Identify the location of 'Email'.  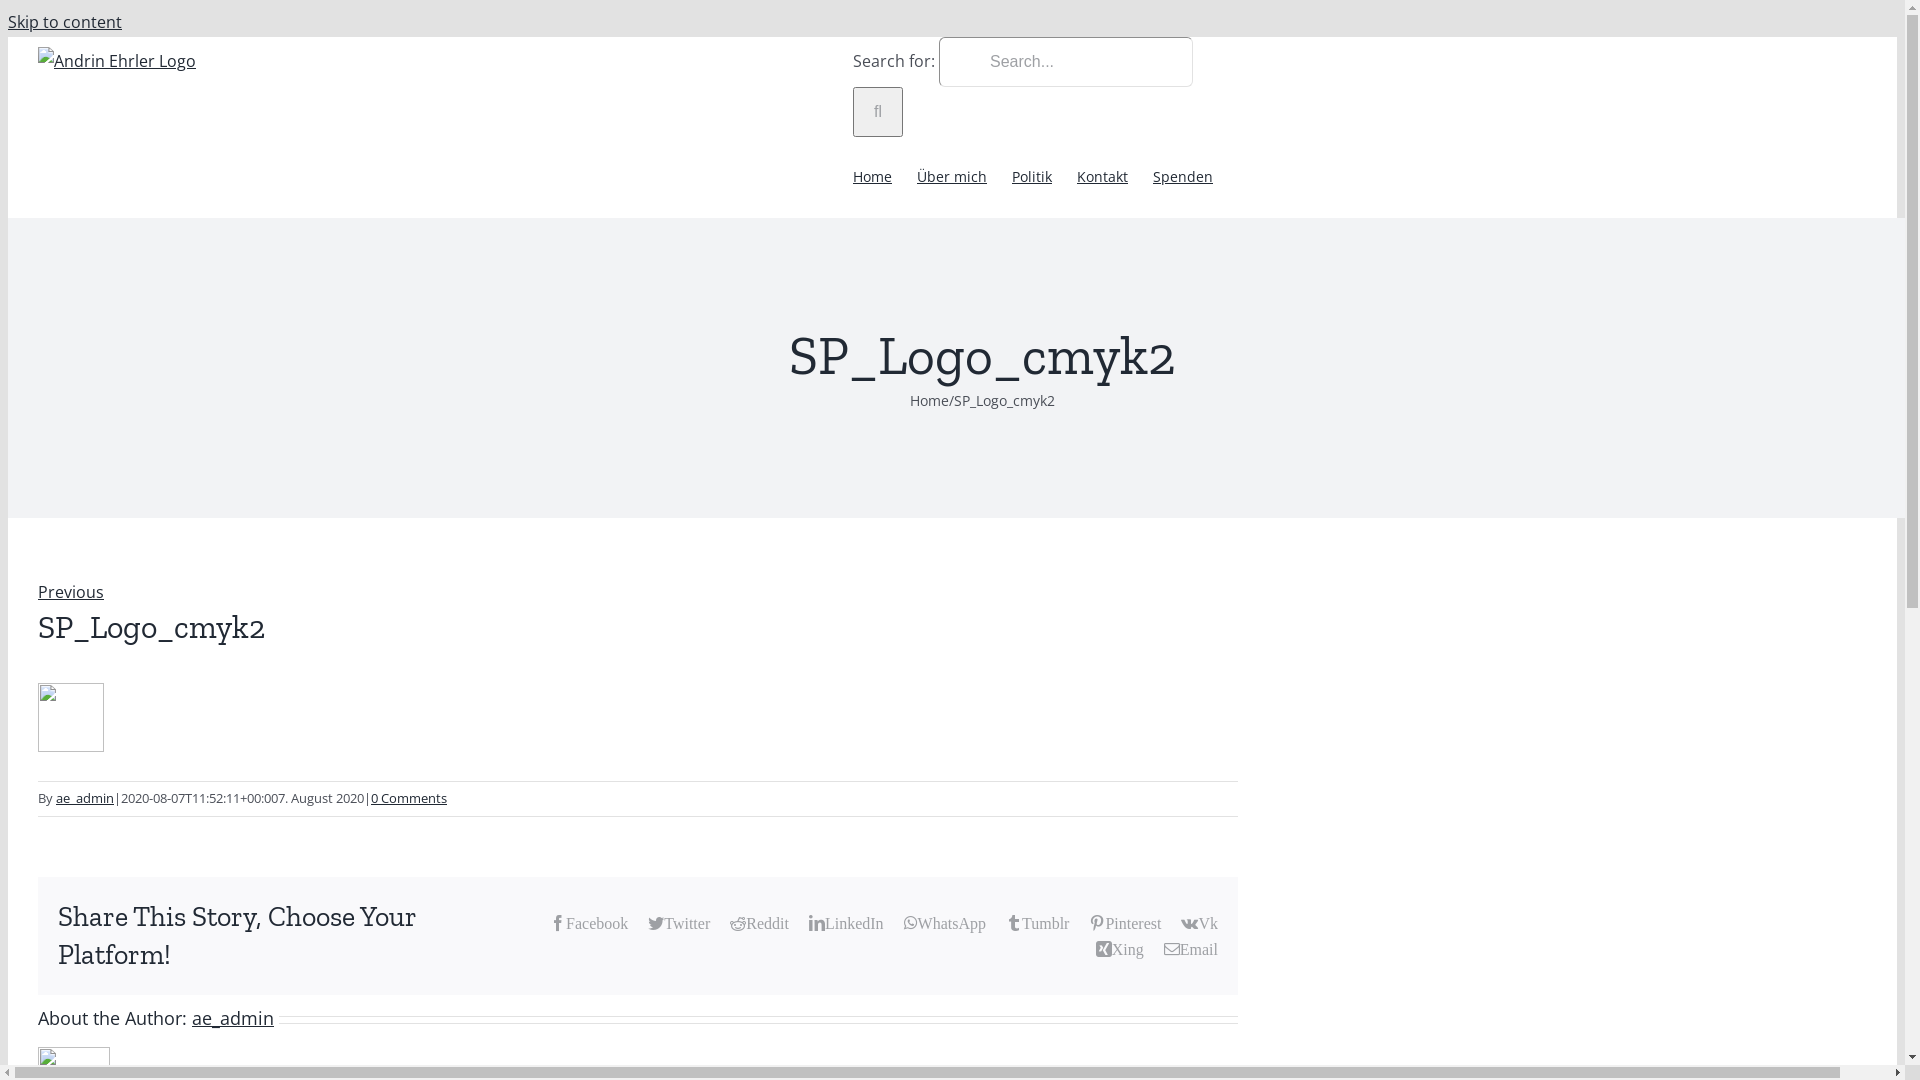
(1190, 947).